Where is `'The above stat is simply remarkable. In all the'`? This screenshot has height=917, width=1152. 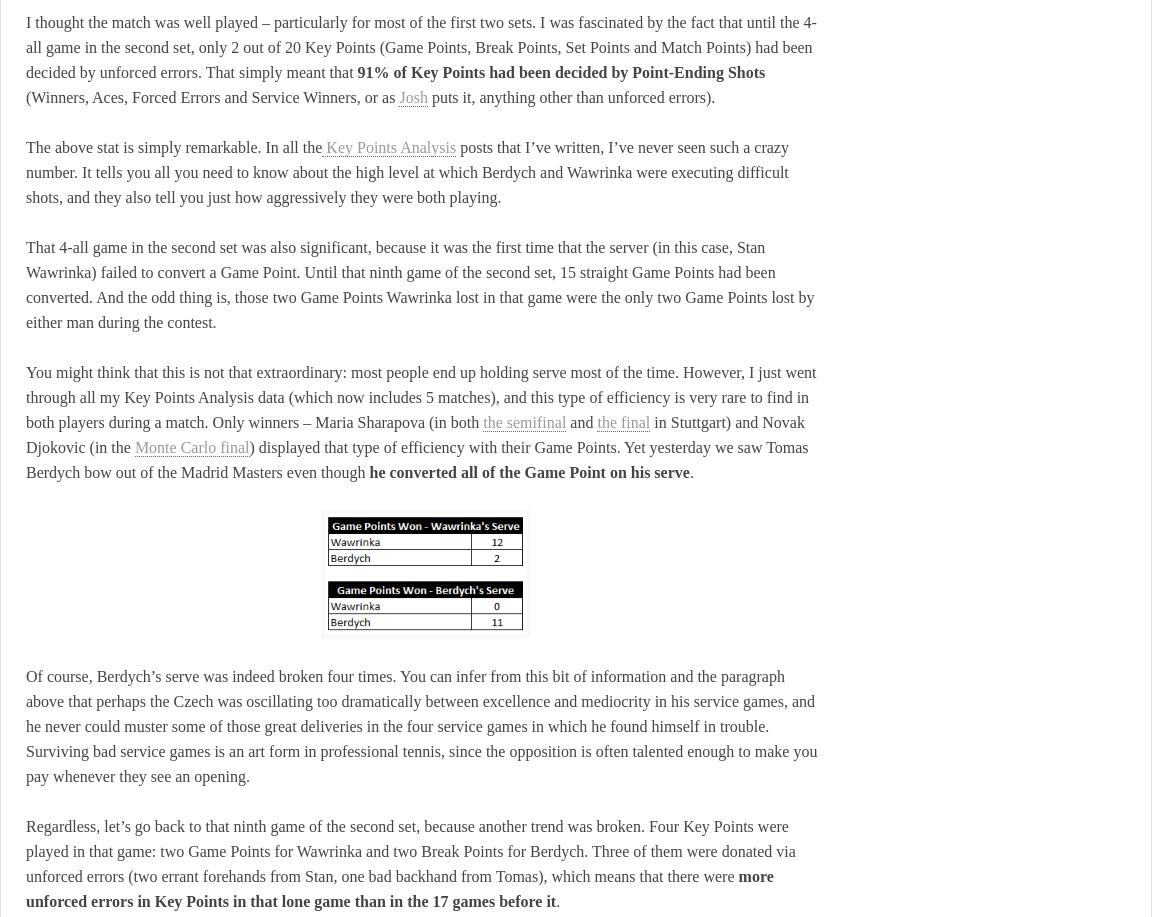 'The above stat is simply remarkable. In all the' is located at coordinates (173, 147).